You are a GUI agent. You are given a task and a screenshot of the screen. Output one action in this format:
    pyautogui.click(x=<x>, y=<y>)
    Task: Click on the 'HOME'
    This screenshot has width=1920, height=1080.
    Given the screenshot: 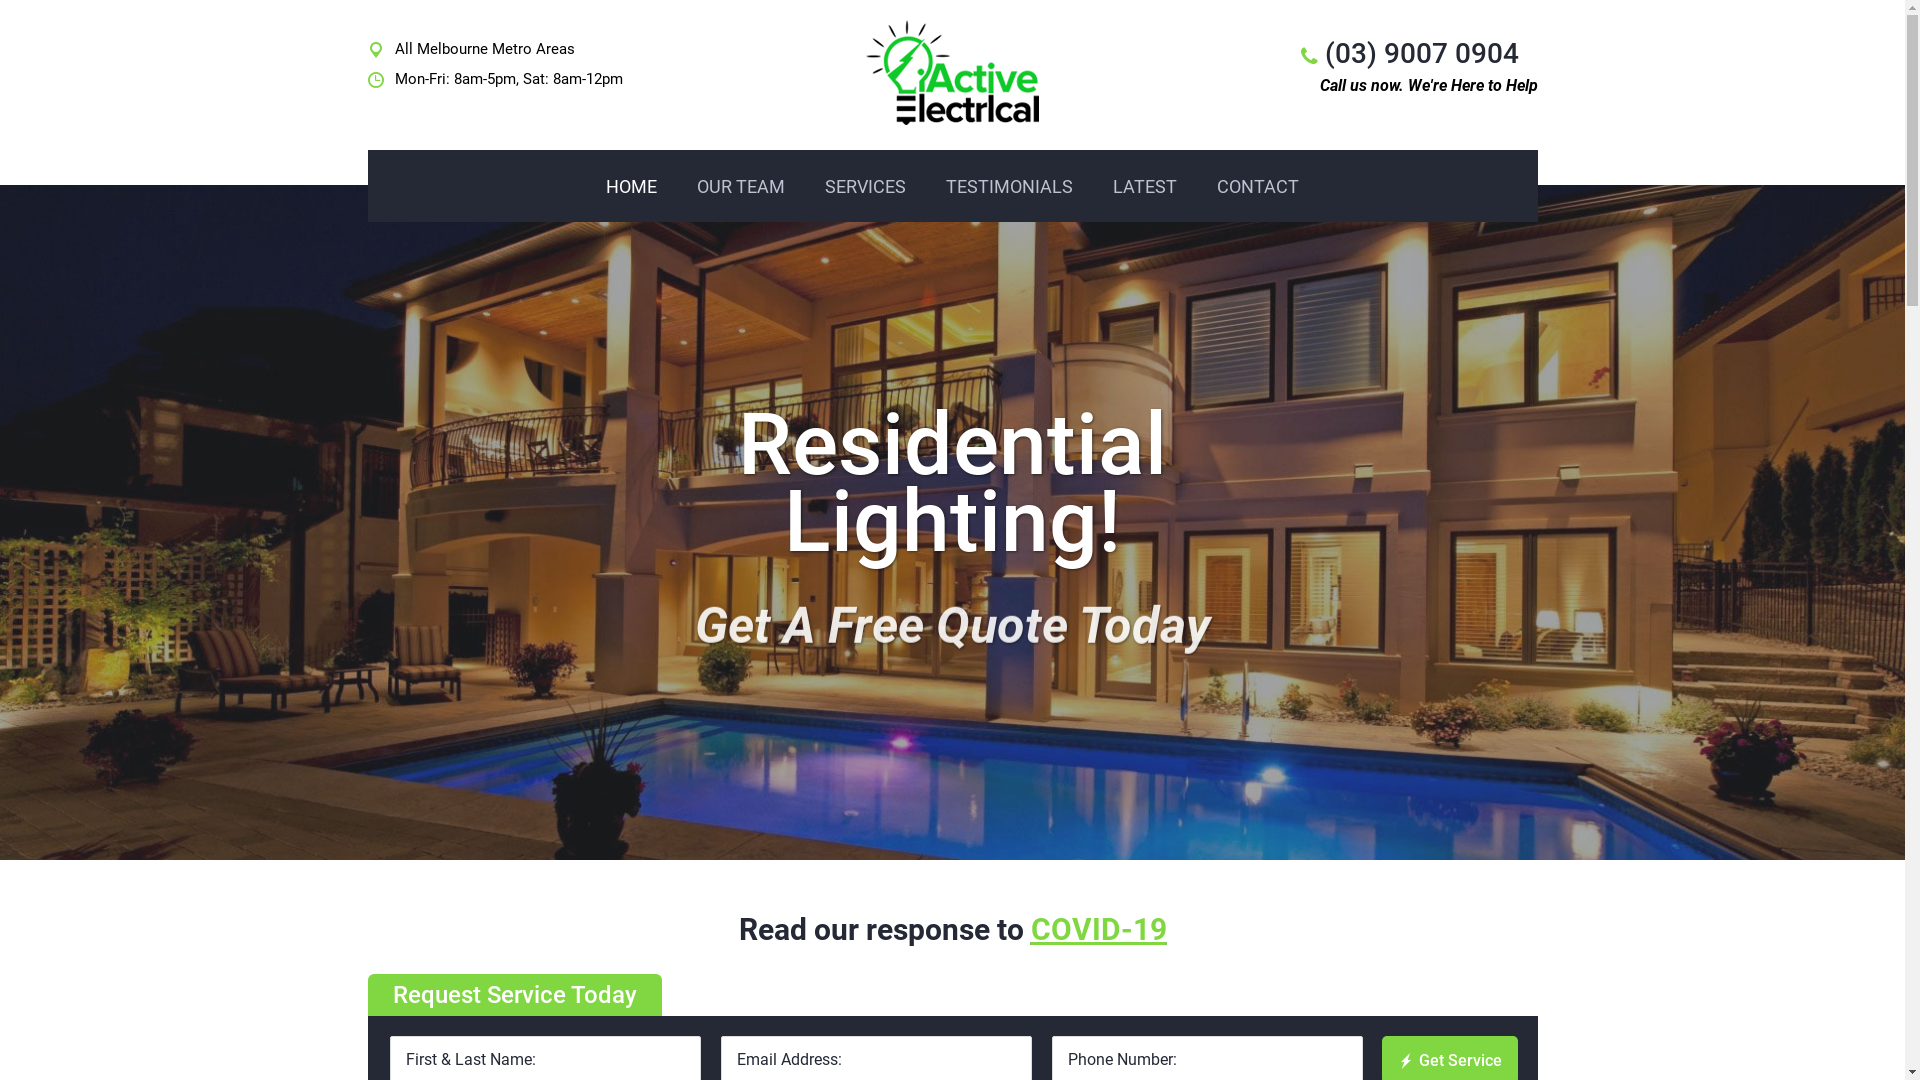 What is the action you would take?
    pyautogui.click(x=584, y=186)
    